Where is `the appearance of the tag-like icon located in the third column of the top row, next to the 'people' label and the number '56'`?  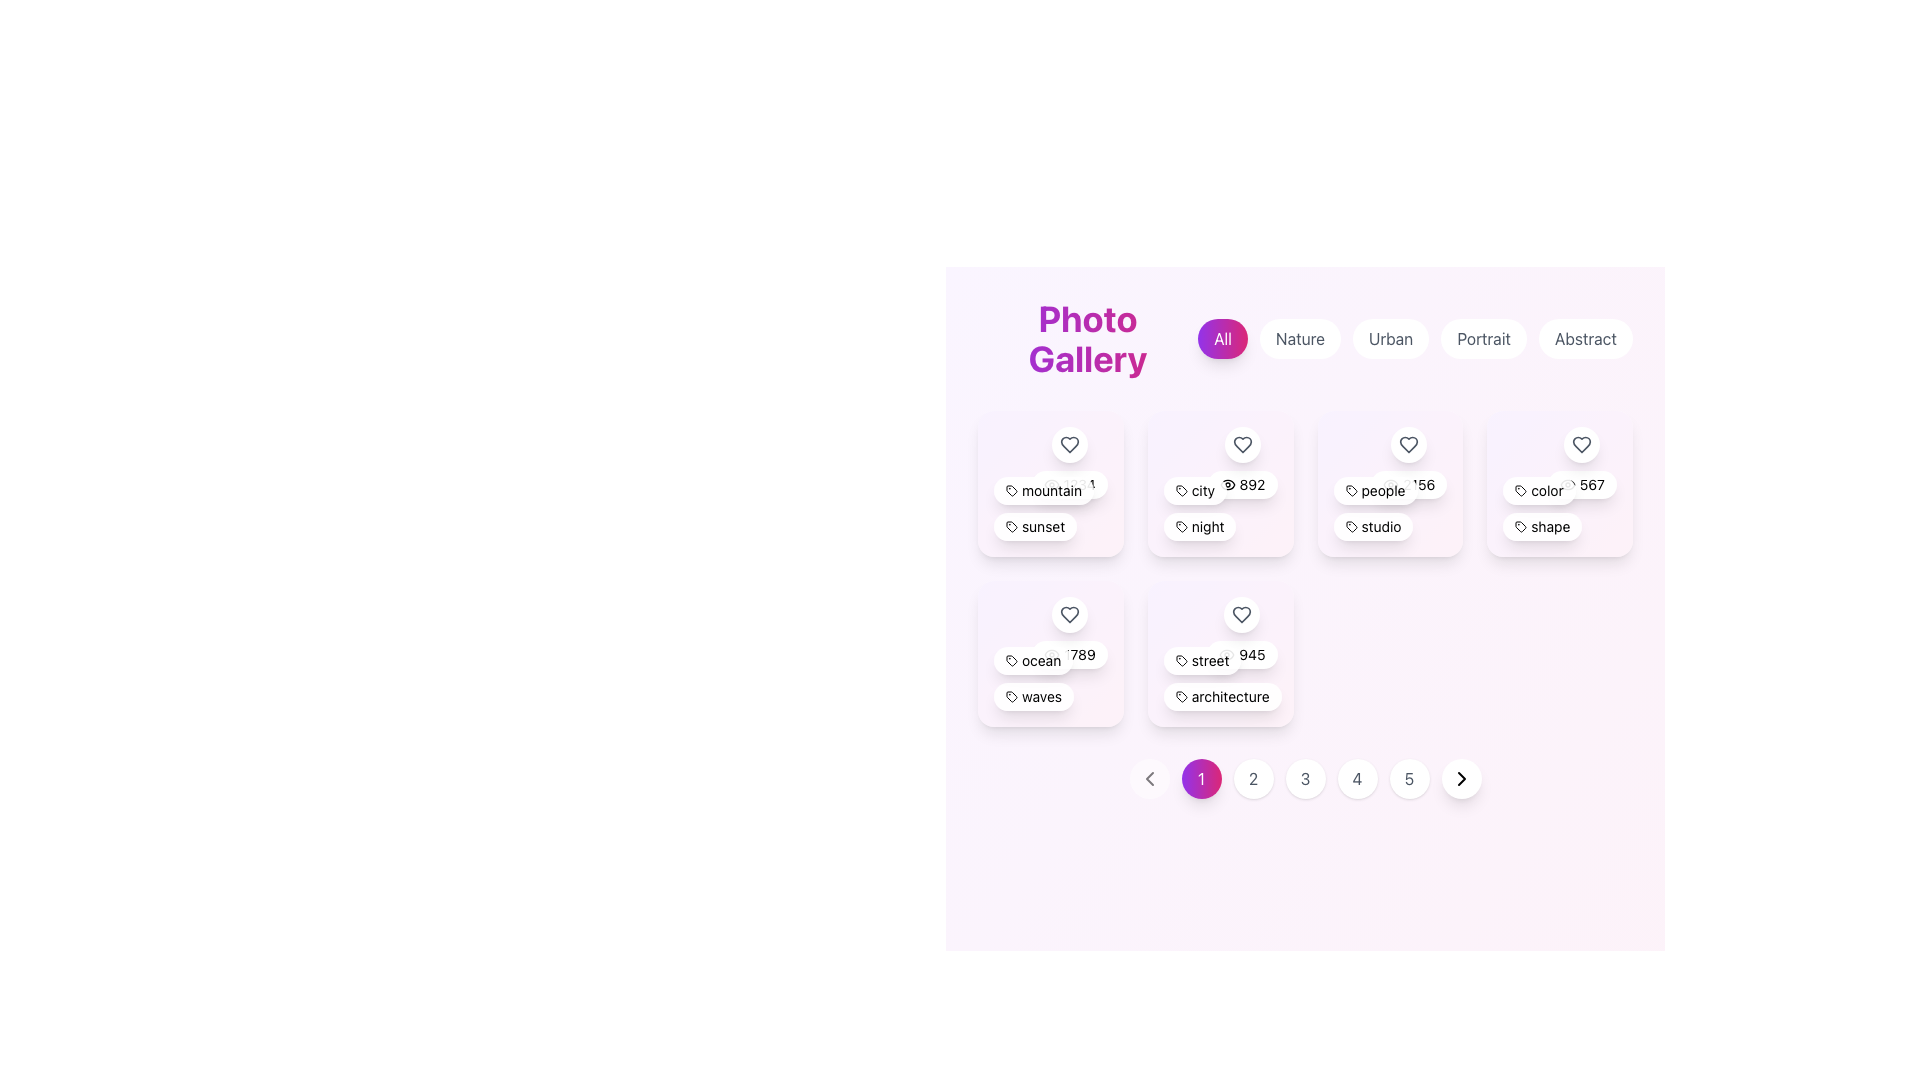
the appearance of the tag-like icon located in the third column of the top row, next to the 'people' label and the number '56' is located at coordinates (1351, 525).